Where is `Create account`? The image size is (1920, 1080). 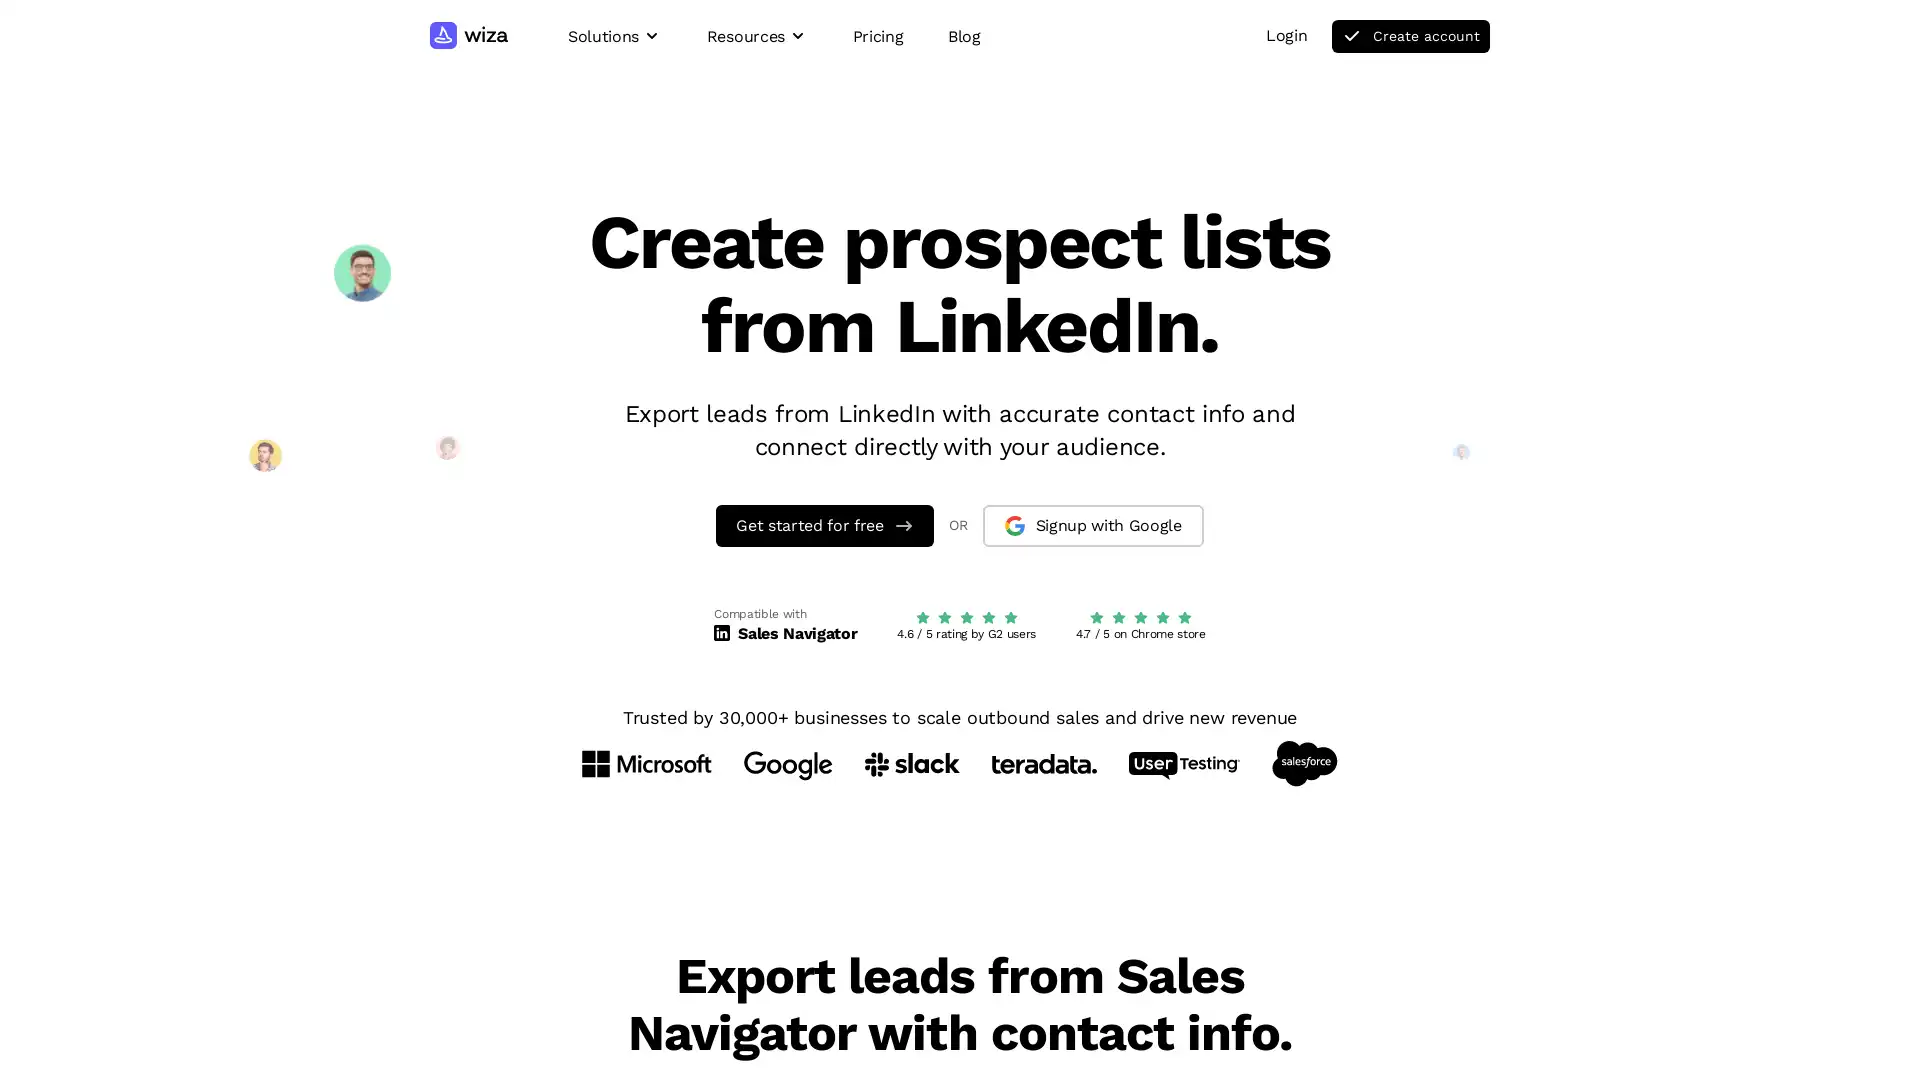
Create account is located at coordinates (1410, 36).